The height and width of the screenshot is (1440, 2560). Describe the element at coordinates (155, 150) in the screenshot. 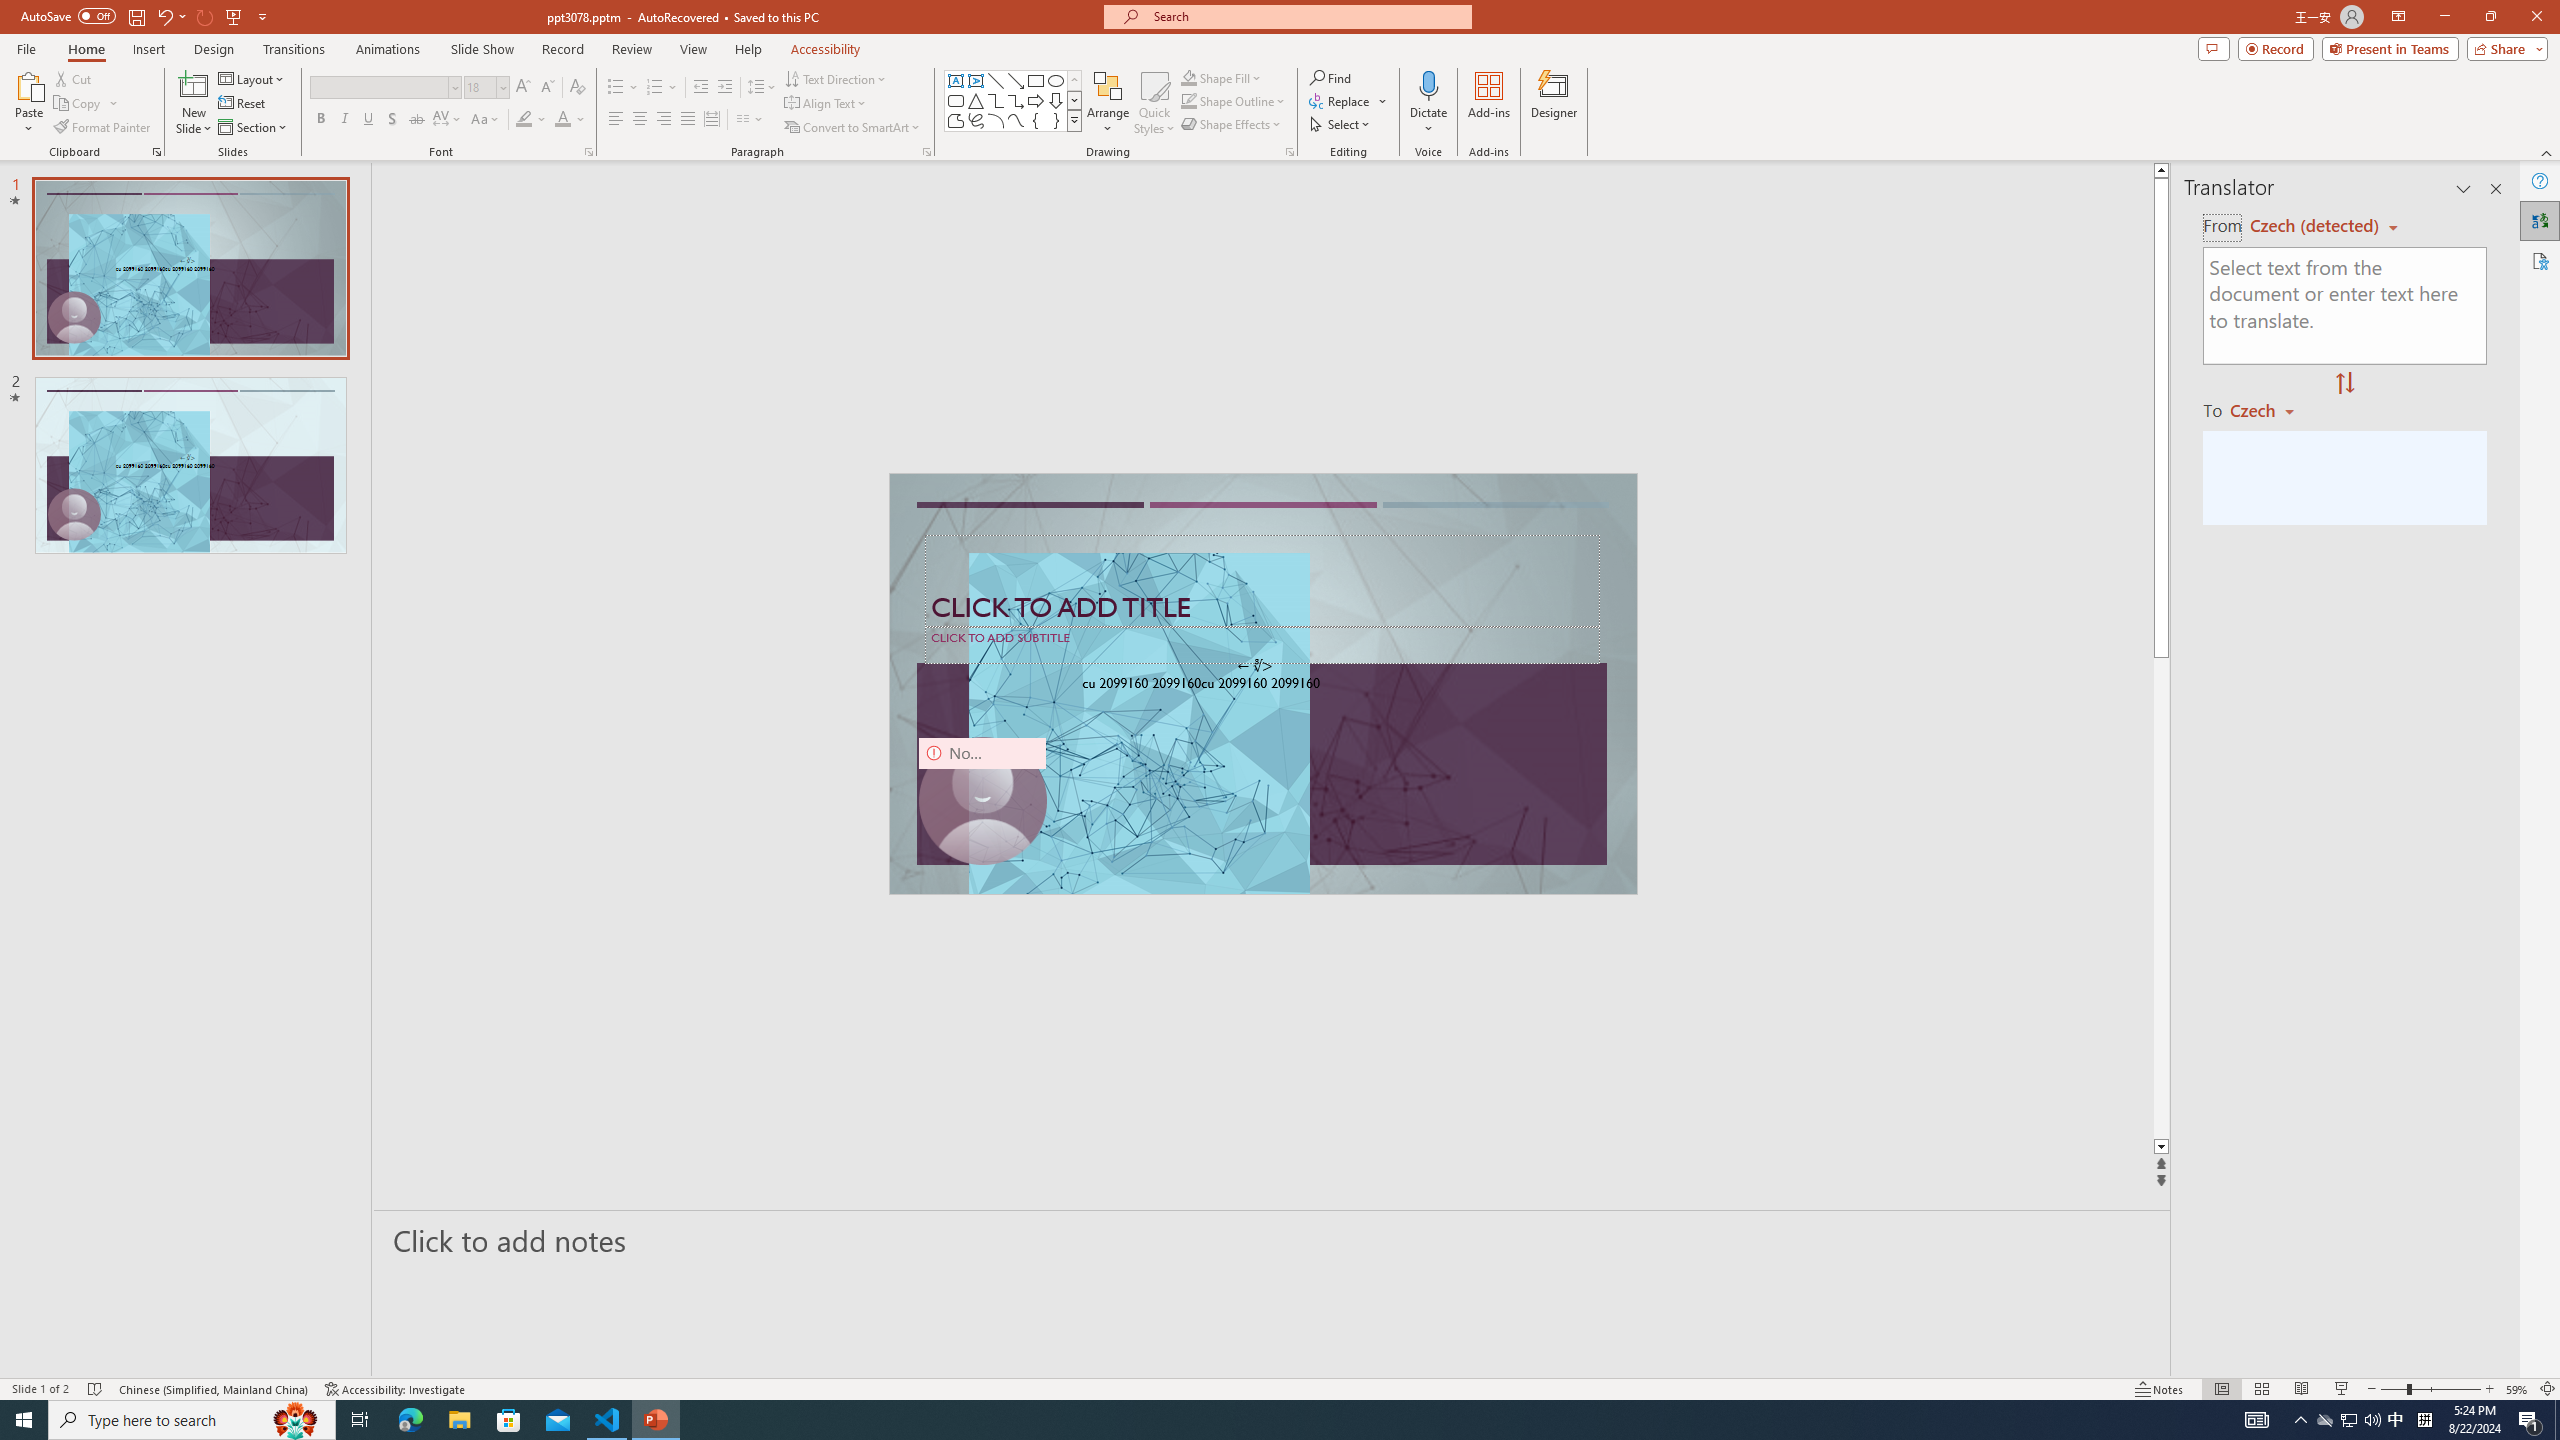

I see `'Office Clipboard...'` at that location.